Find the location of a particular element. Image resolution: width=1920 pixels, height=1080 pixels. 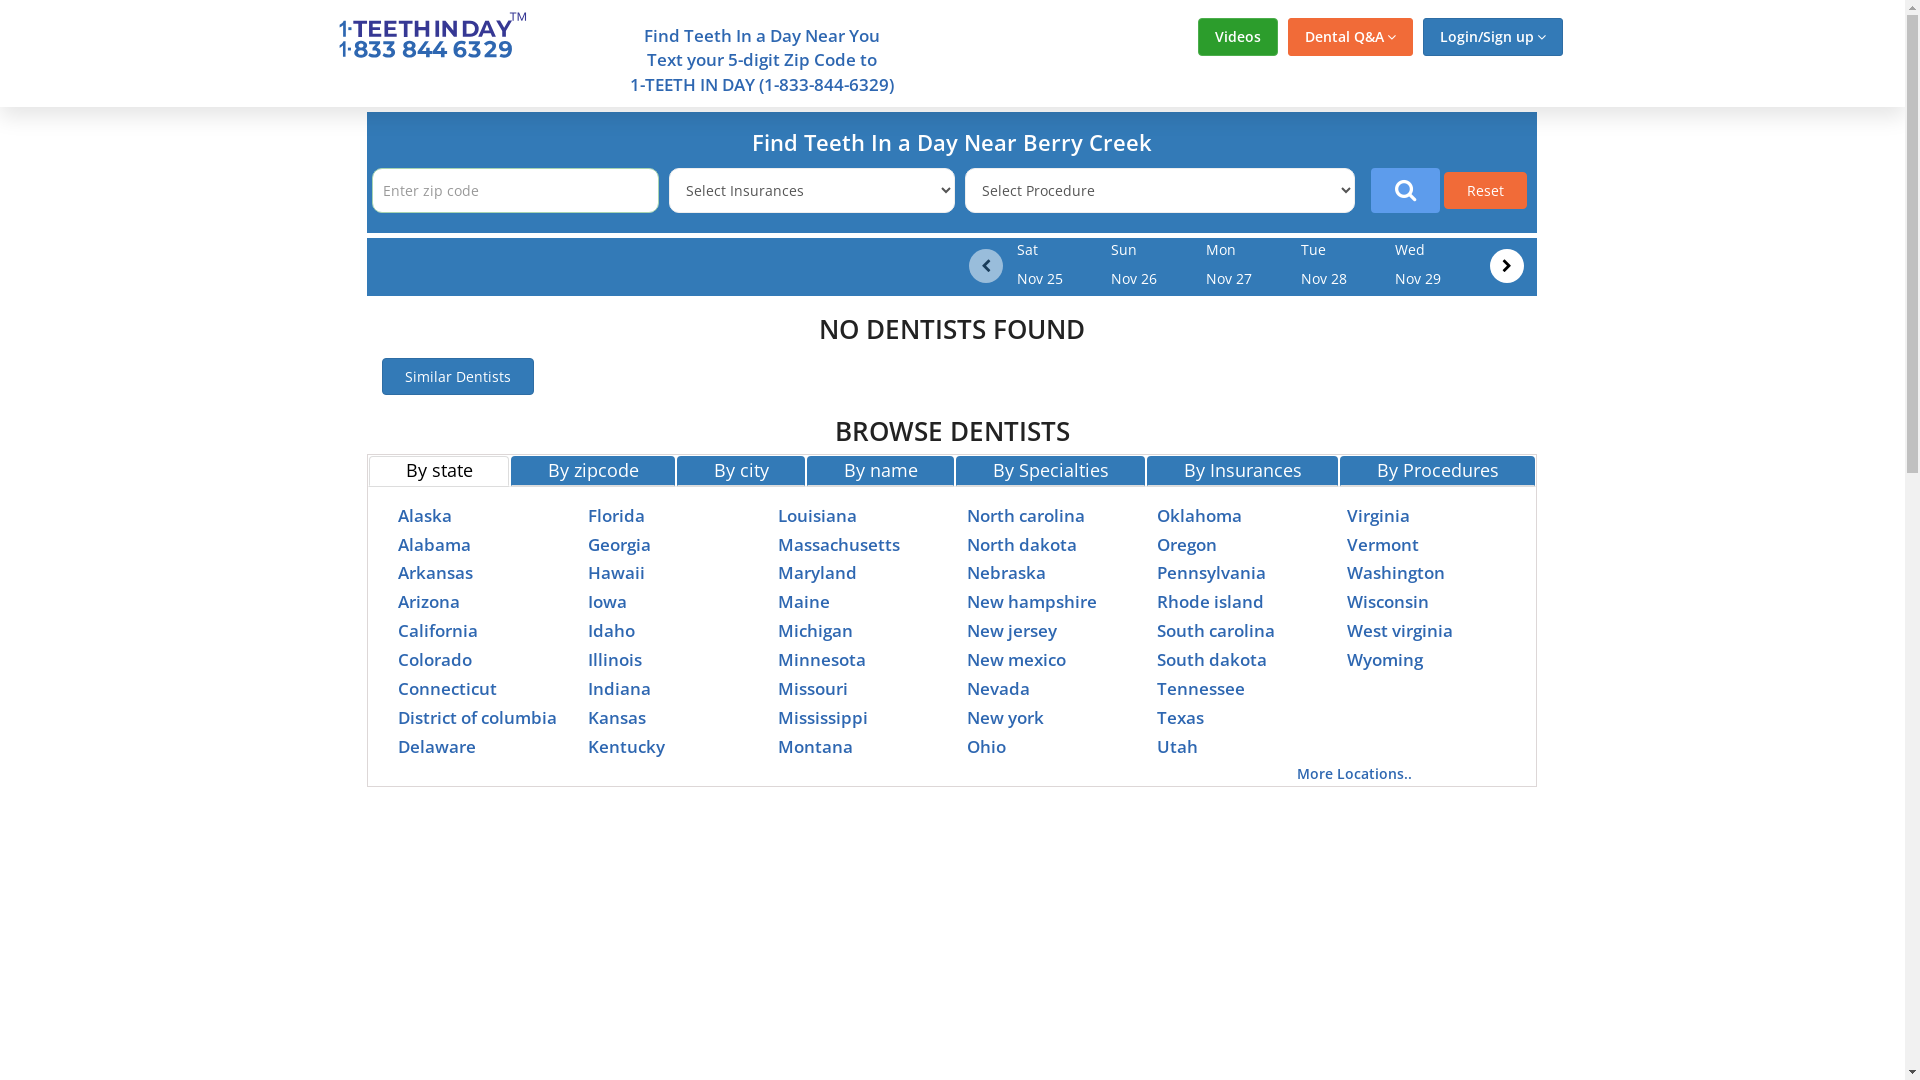

'By Specialties' is located at coordinates (954, 470).